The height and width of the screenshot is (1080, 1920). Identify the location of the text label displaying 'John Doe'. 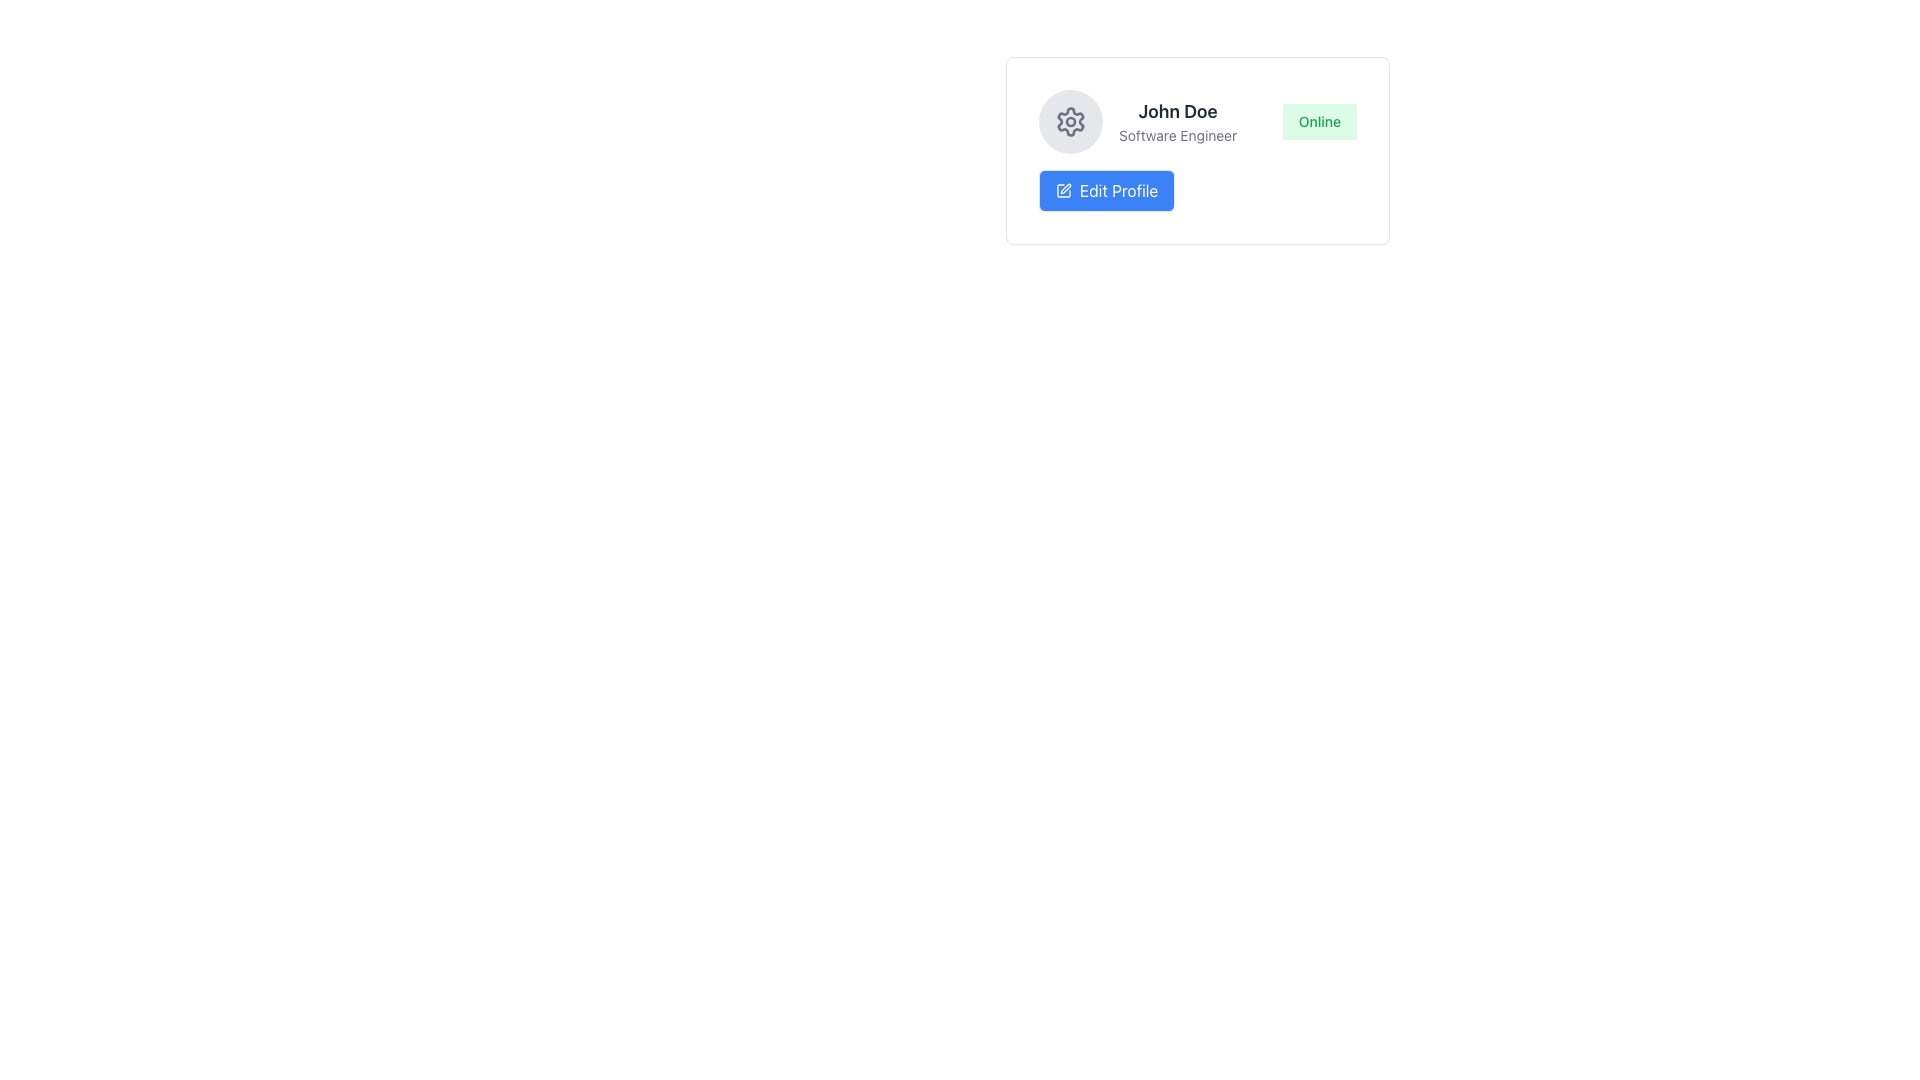
(1178, 111).